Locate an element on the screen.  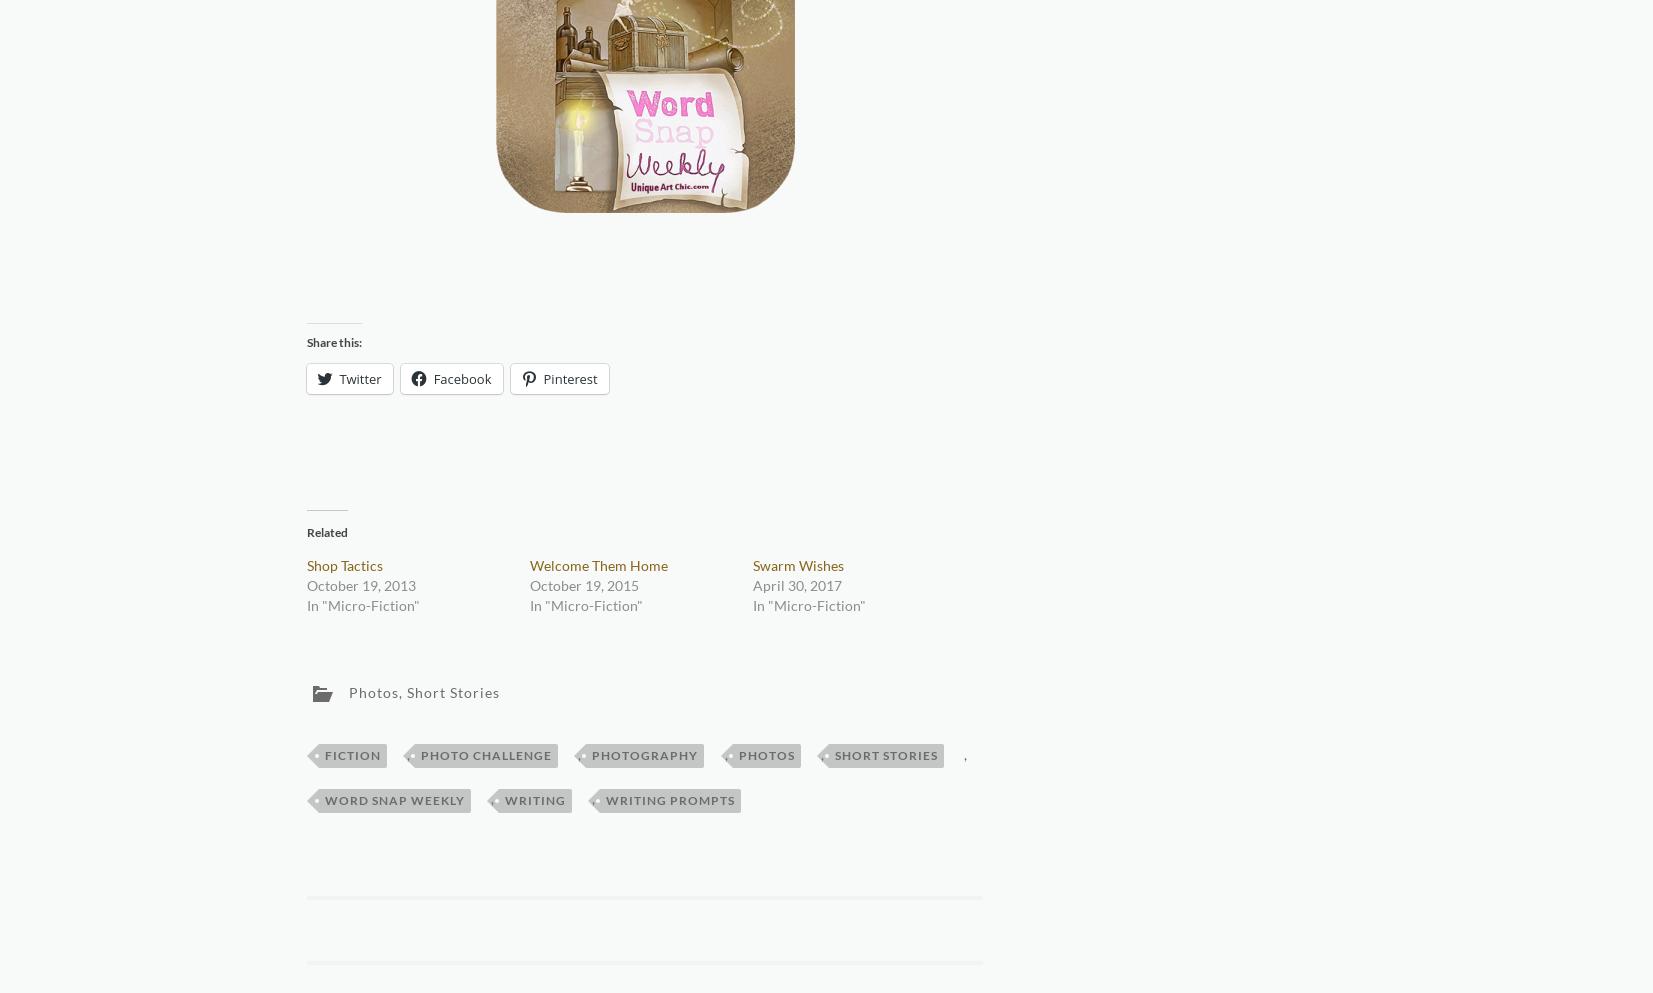
'writing prompts' is located at coordinates (669, 798).